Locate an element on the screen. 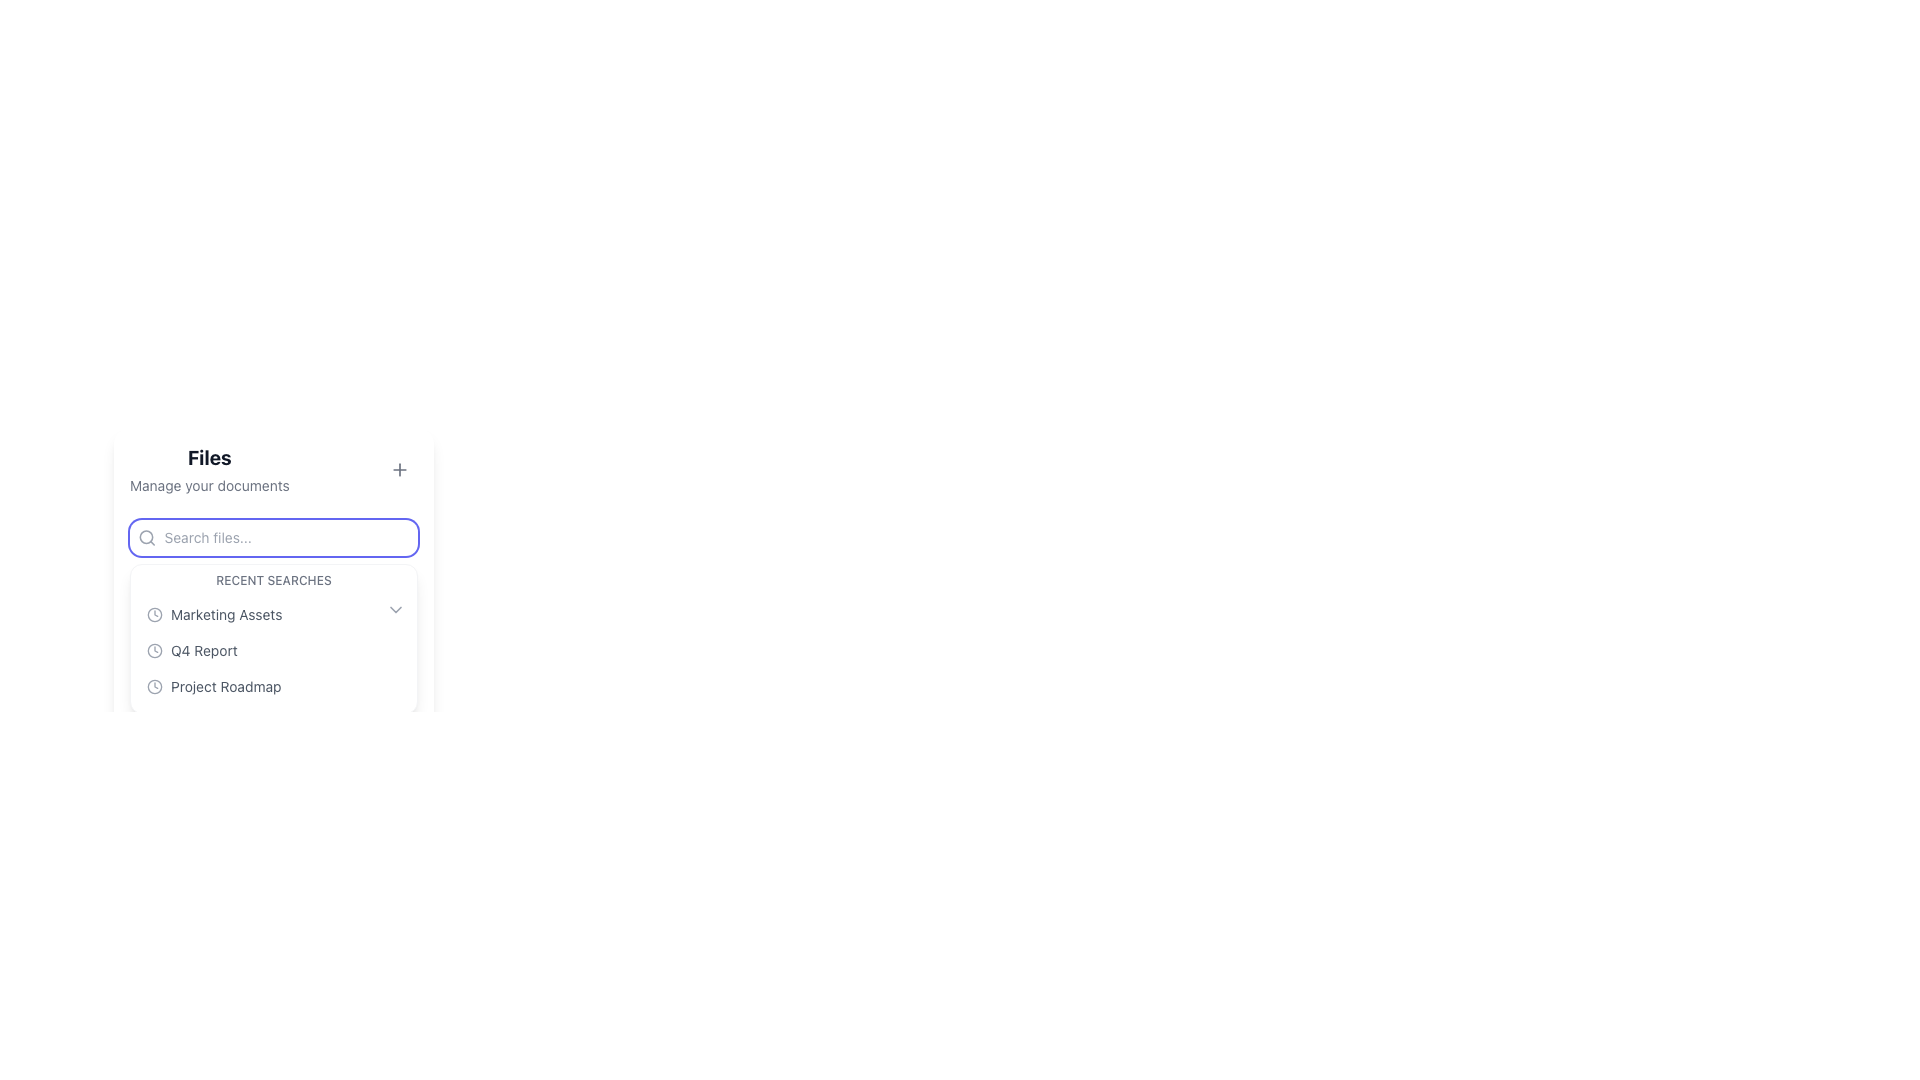 The image size is (1920, 1080). the text label displaying 'Documents' and '43 items', which is styled with bold and light fonts and positioned to the right of a blue icon is located at coordinates (263, 608).